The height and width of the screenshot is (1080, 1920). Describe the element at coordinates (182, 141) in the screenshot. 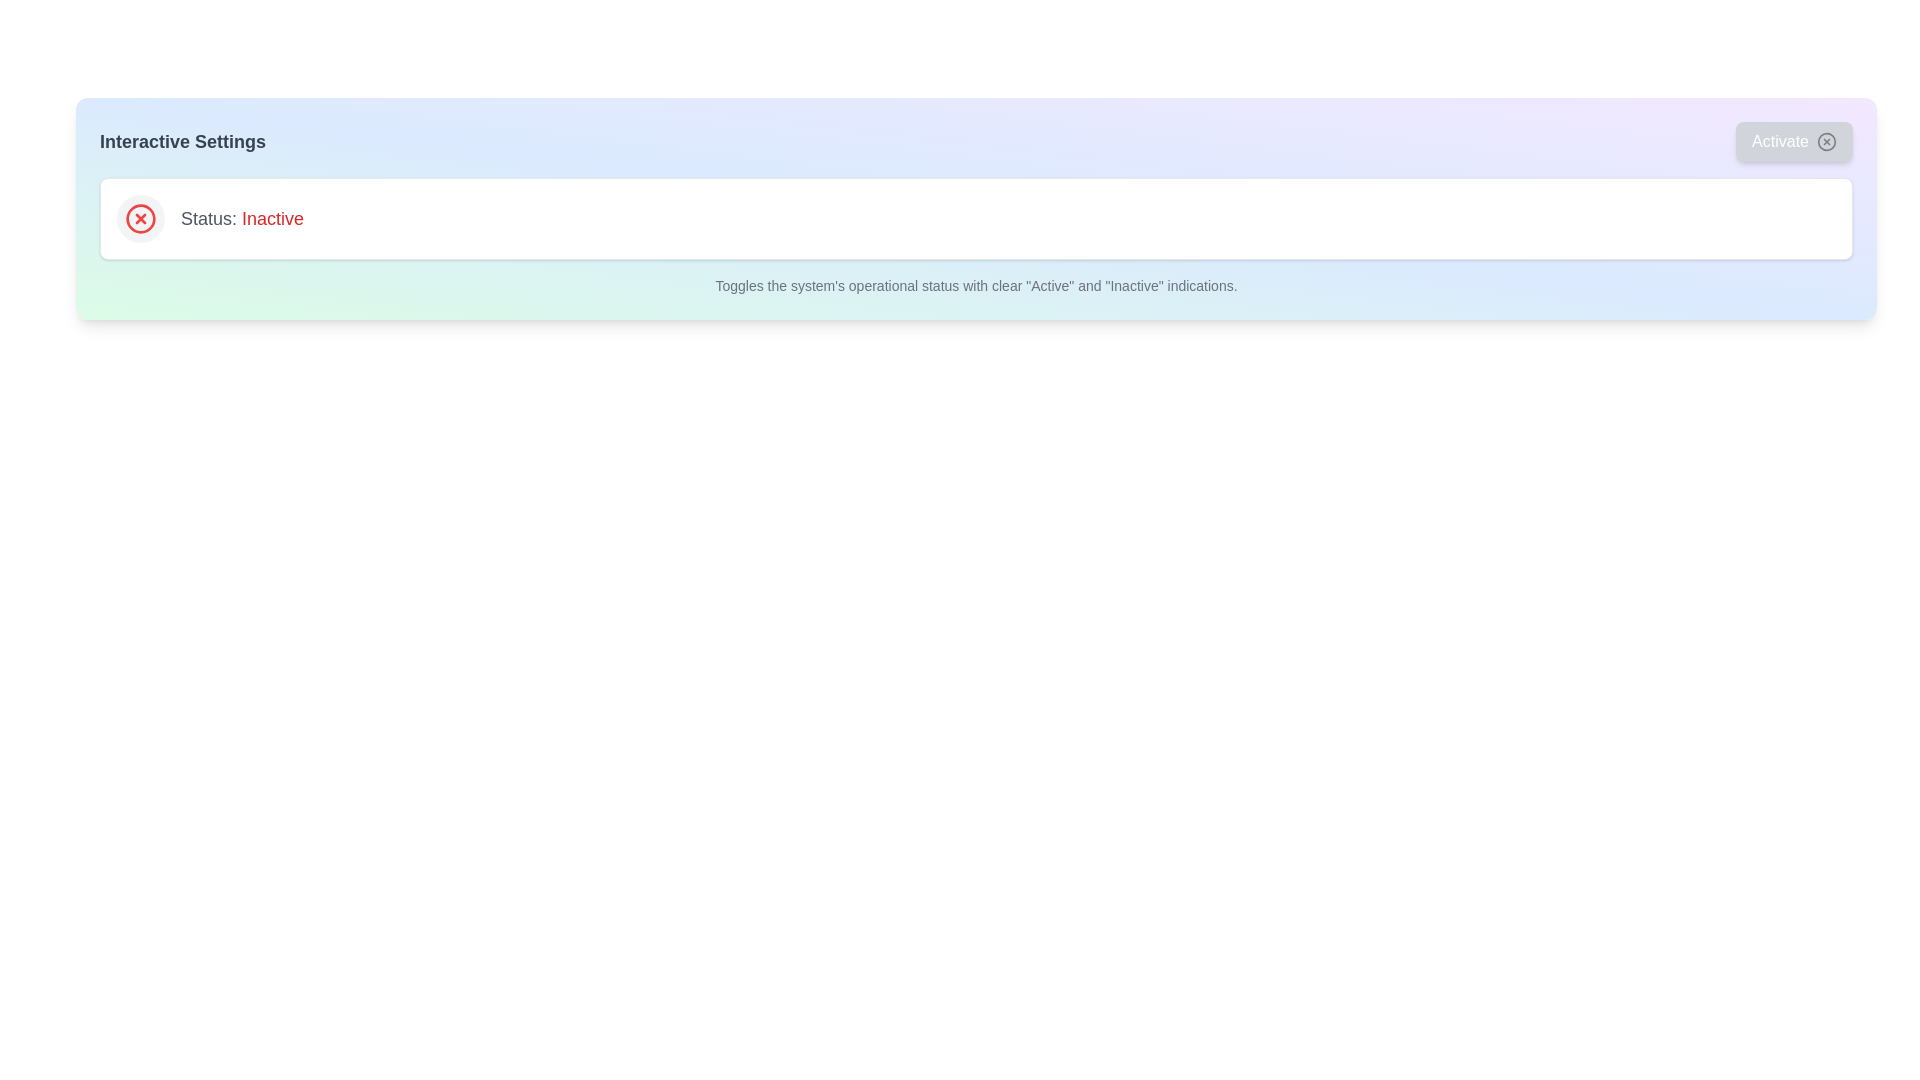

I see `the text label which serves as the heading or title located at the left-most side of the header row` at that location.